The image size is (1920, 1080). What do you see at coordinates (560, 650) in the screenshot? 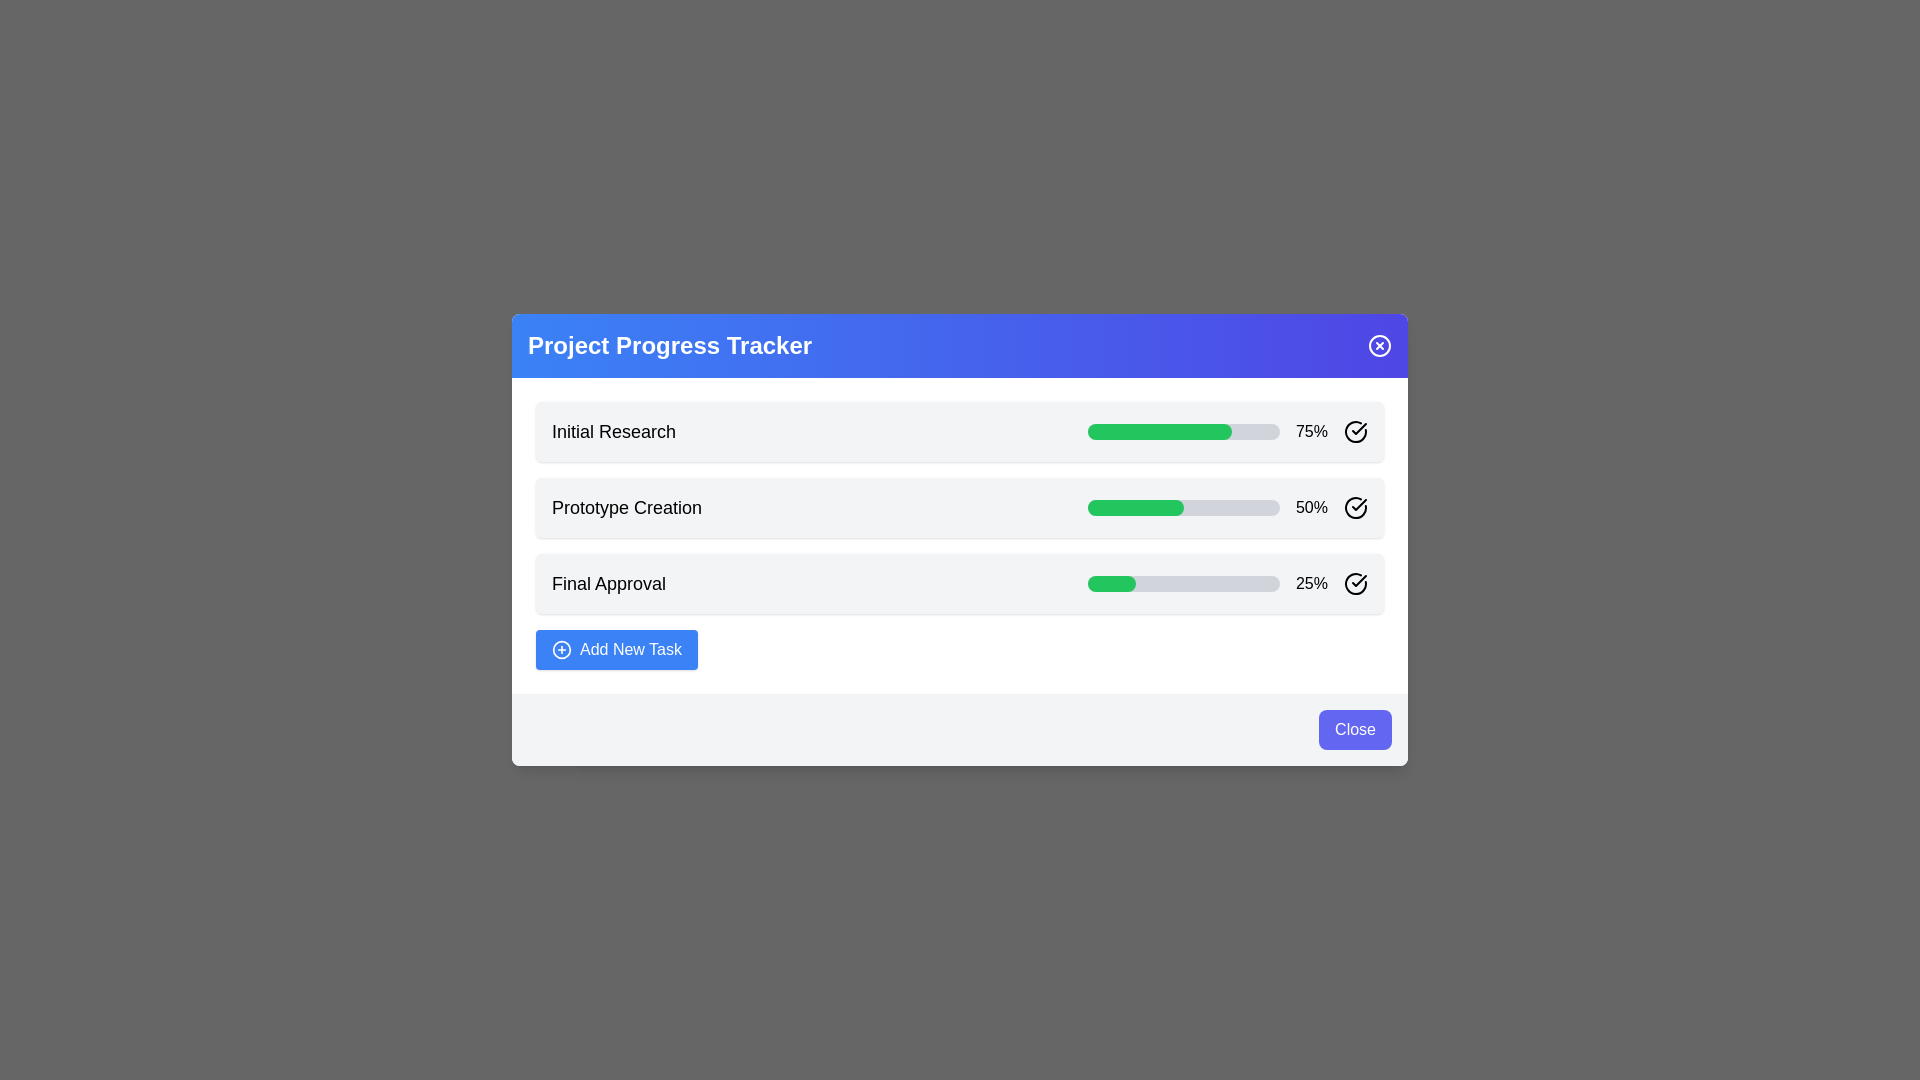
I see `the small circular SVG element with a blue outline located within the 'Add New Task' button at the bottom-left area of the modal` at bounding box center [560, 650].